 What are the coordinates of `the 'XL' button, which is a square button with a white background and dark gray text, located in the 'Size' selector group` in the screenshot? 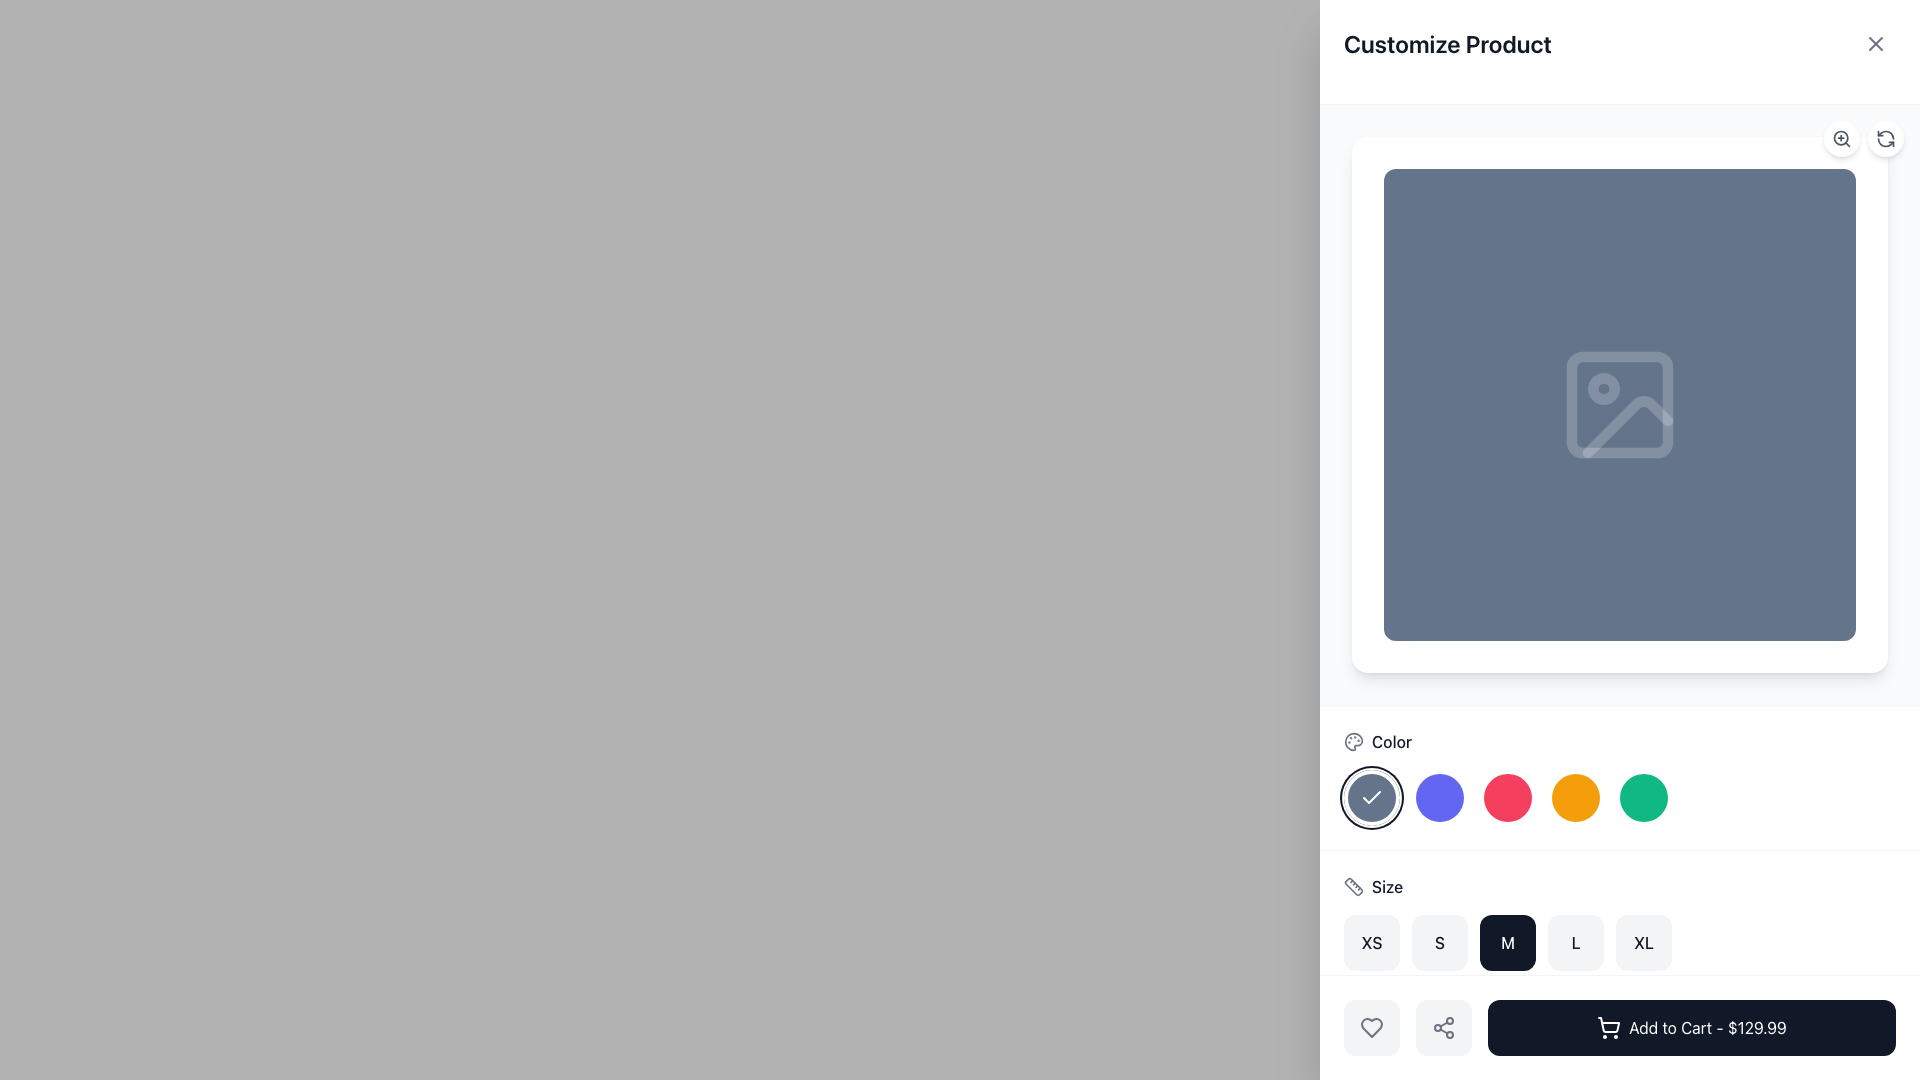 It's located at (1643, 942).